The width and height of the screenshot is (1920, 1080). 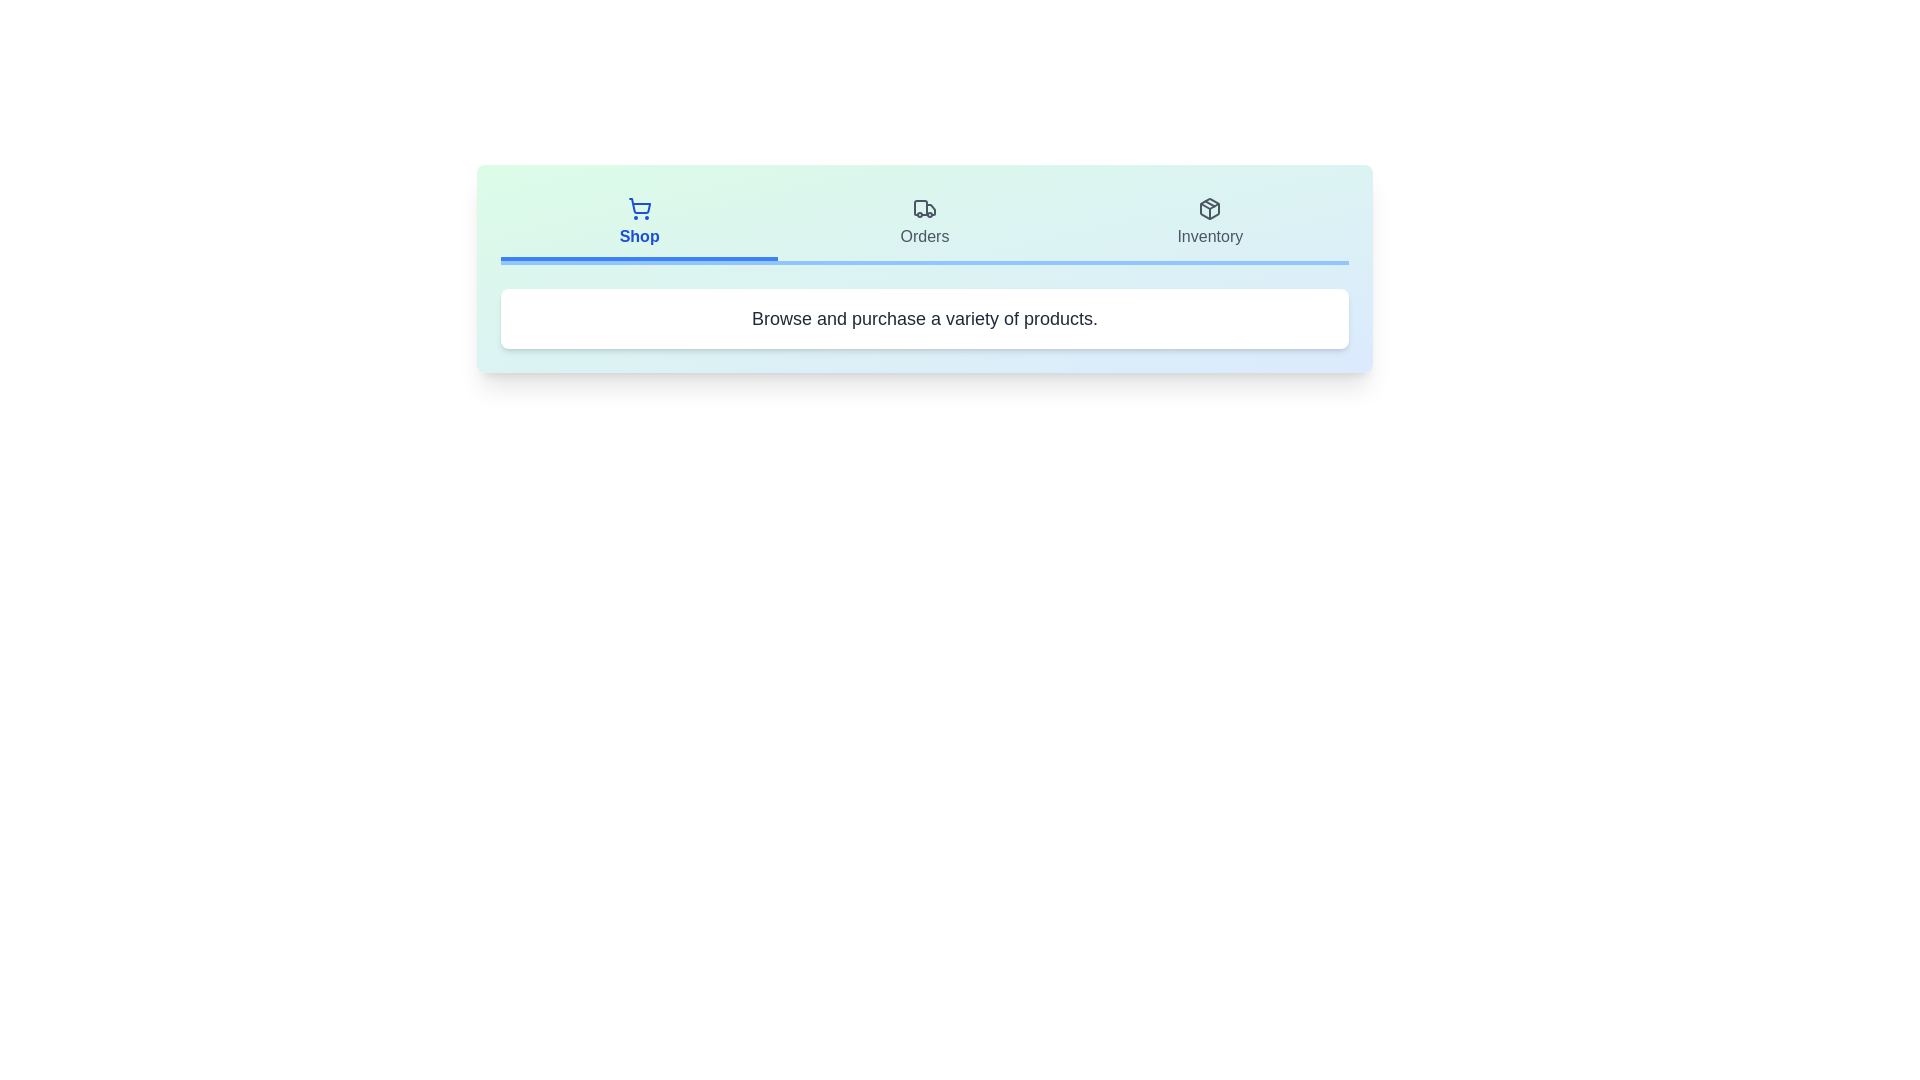 What do you see at coordinates (924, 318) in the screenshot?
I see `the text content displayed in the content area of the active tab` at bounding box center [924, 318].